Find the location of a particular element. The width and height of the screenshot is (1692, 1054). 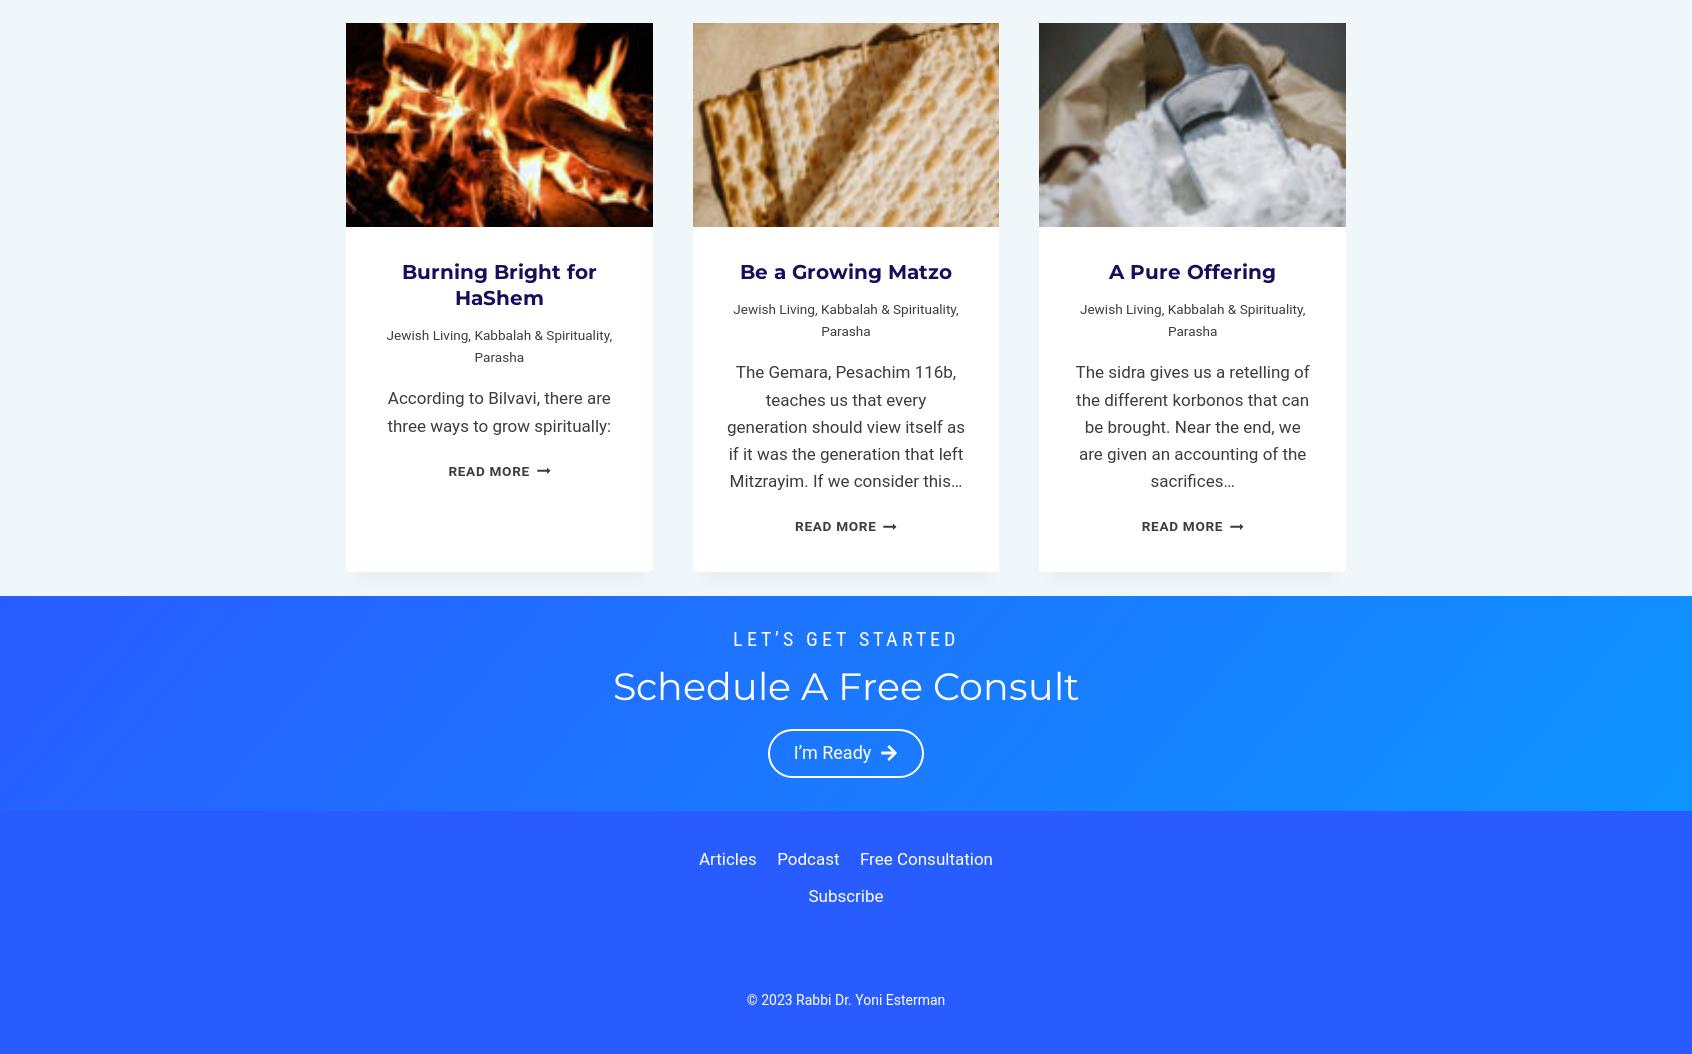

'© 2023 Rabbi Dr. Yoni Esterman' is located at coordinates (745, 1000).